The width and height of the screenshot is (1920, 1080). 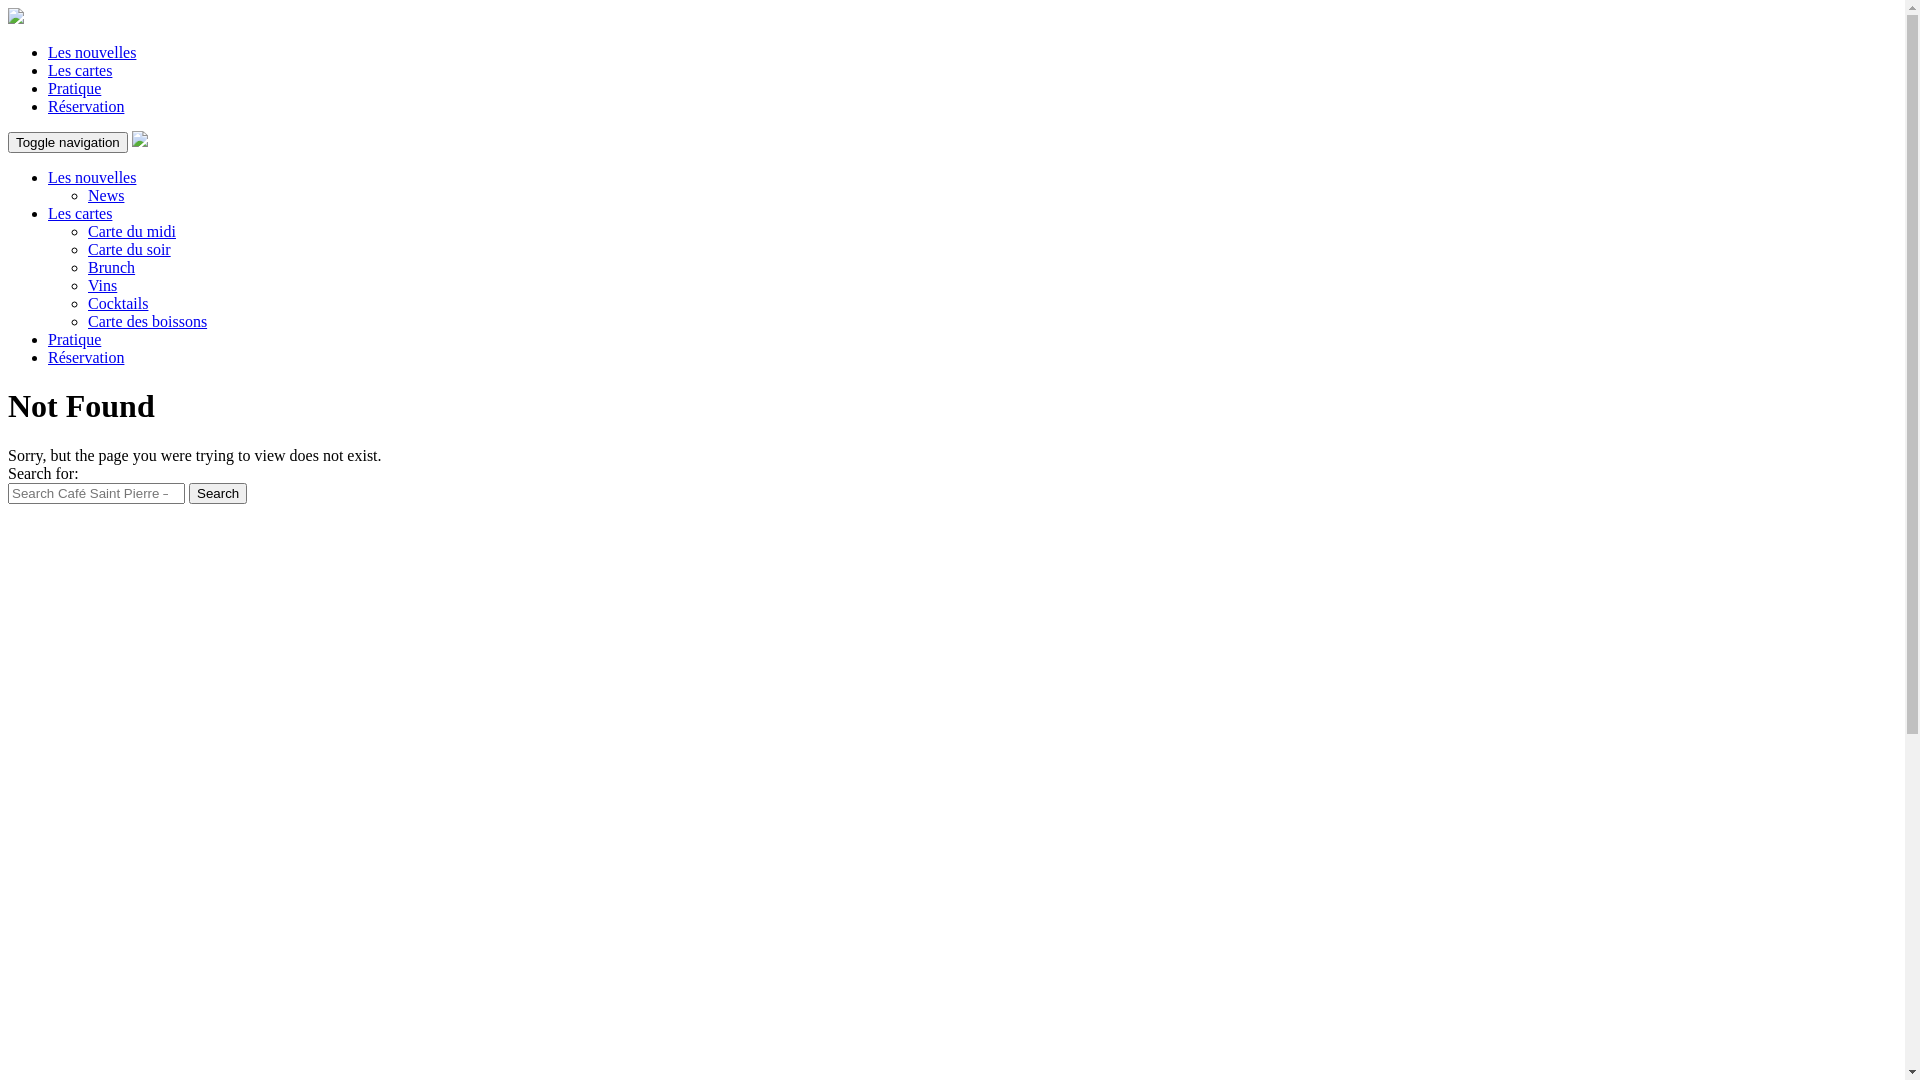 I want to click on 'Les nouvelles', so click(x=48, y=51).